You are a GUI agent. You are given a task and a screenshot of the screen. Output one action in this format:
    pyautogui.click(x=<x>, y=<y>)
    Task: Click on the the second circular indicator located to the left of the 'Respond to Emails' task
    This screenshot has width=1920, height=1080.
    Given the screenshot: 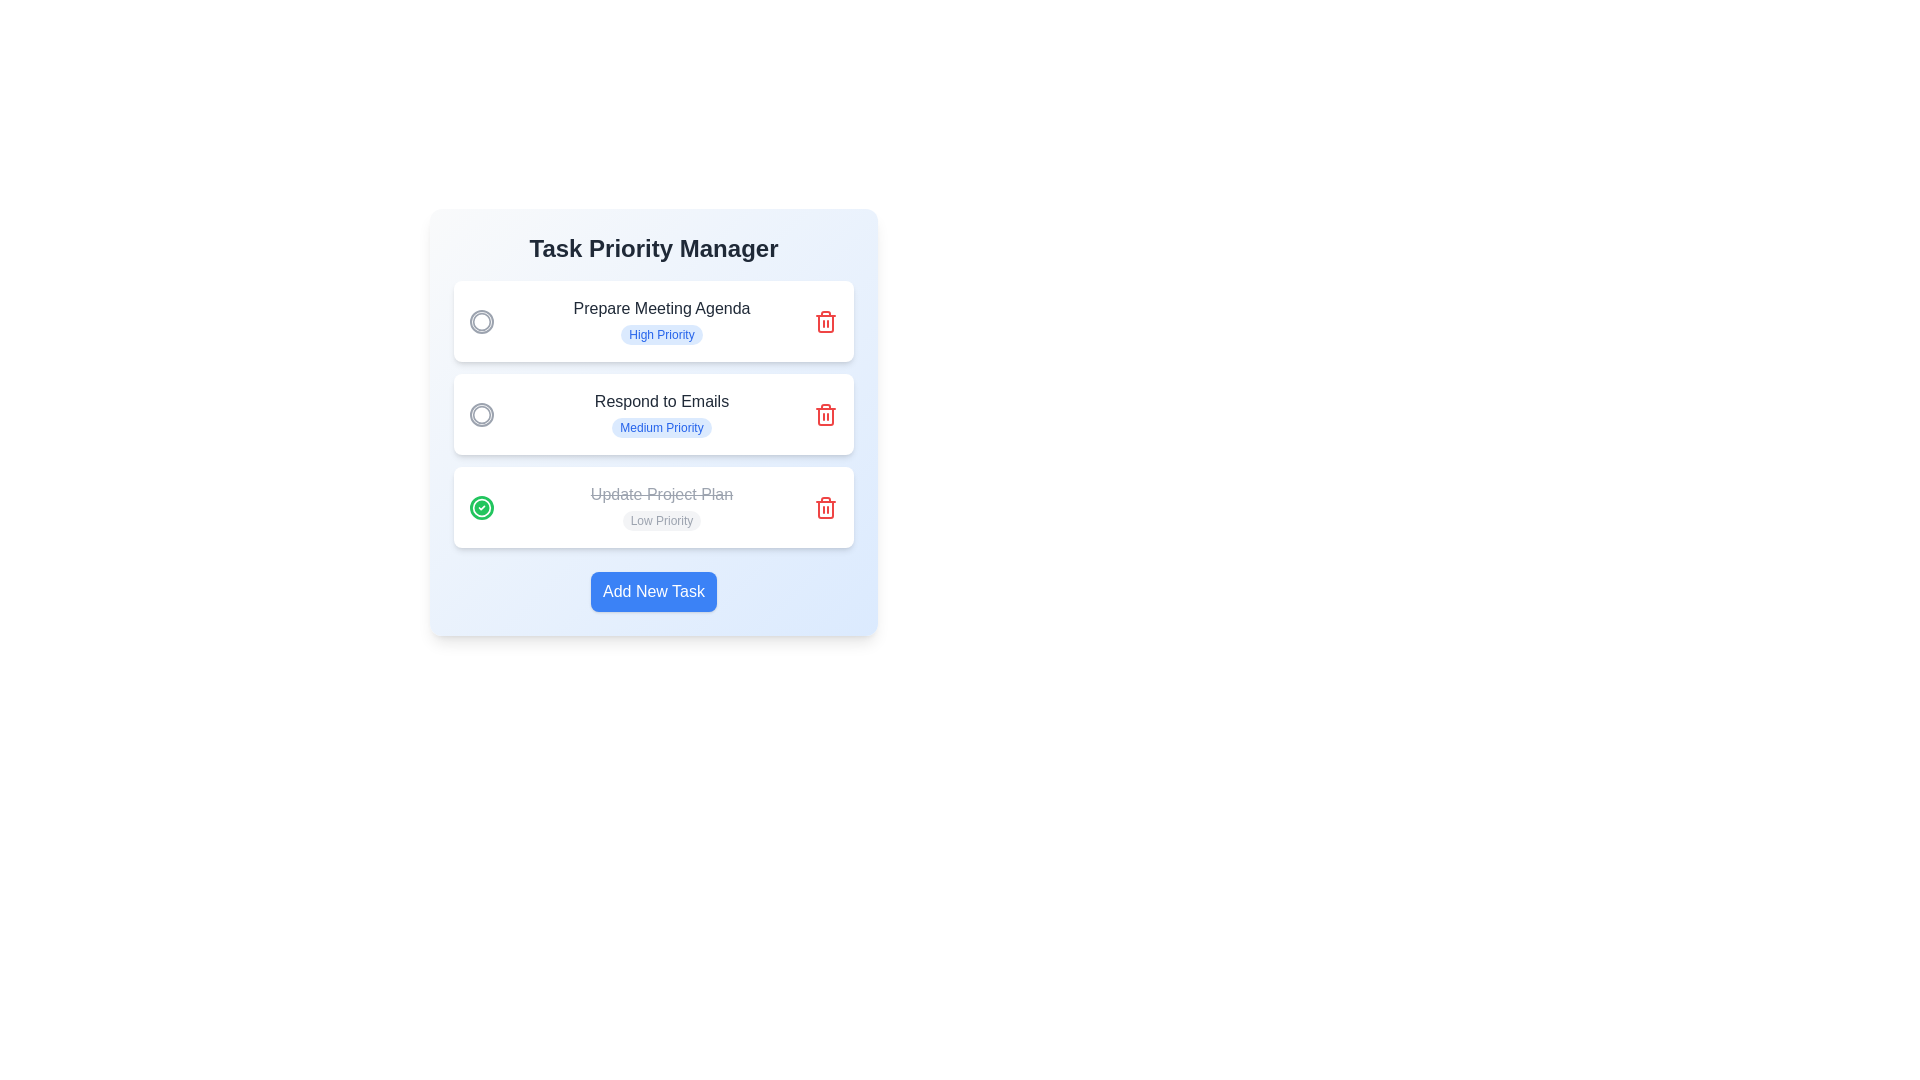 What is the action you would take?
    pyautogui.click(x=481, y=320)
    